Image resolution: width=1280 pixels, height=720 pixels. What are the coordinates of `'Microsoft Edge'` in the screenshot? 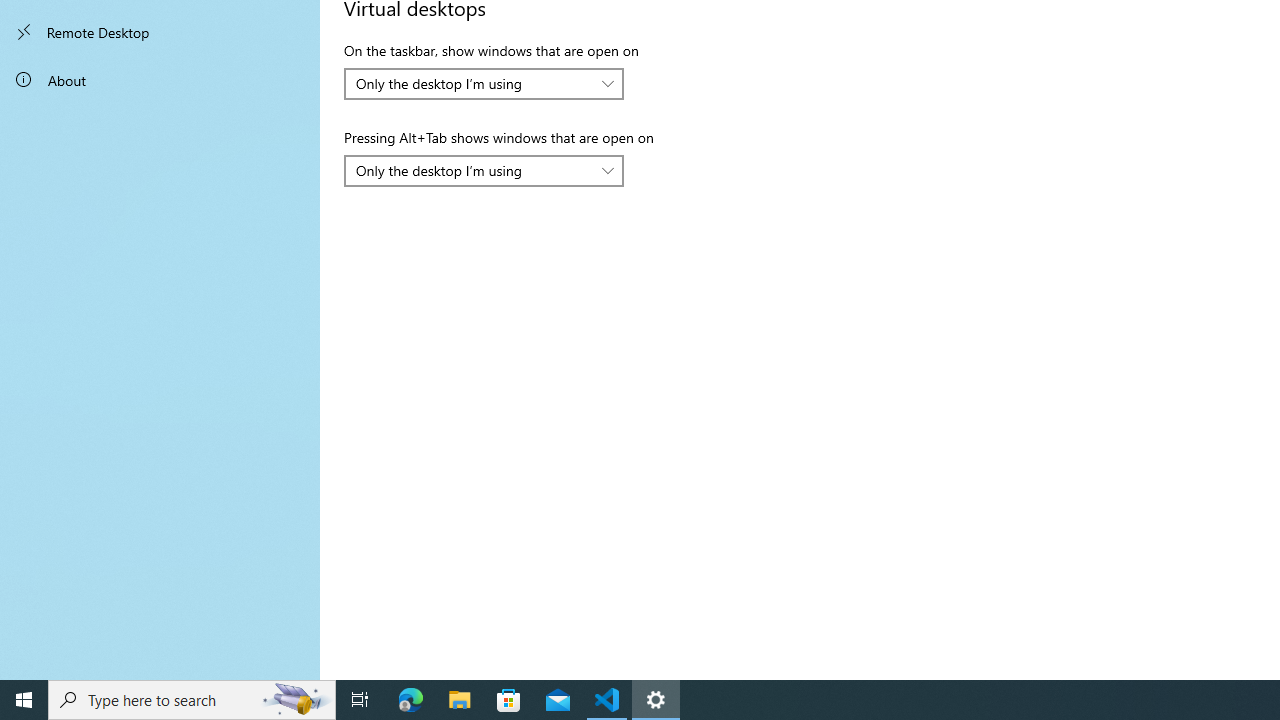 It's located at (410, 698).